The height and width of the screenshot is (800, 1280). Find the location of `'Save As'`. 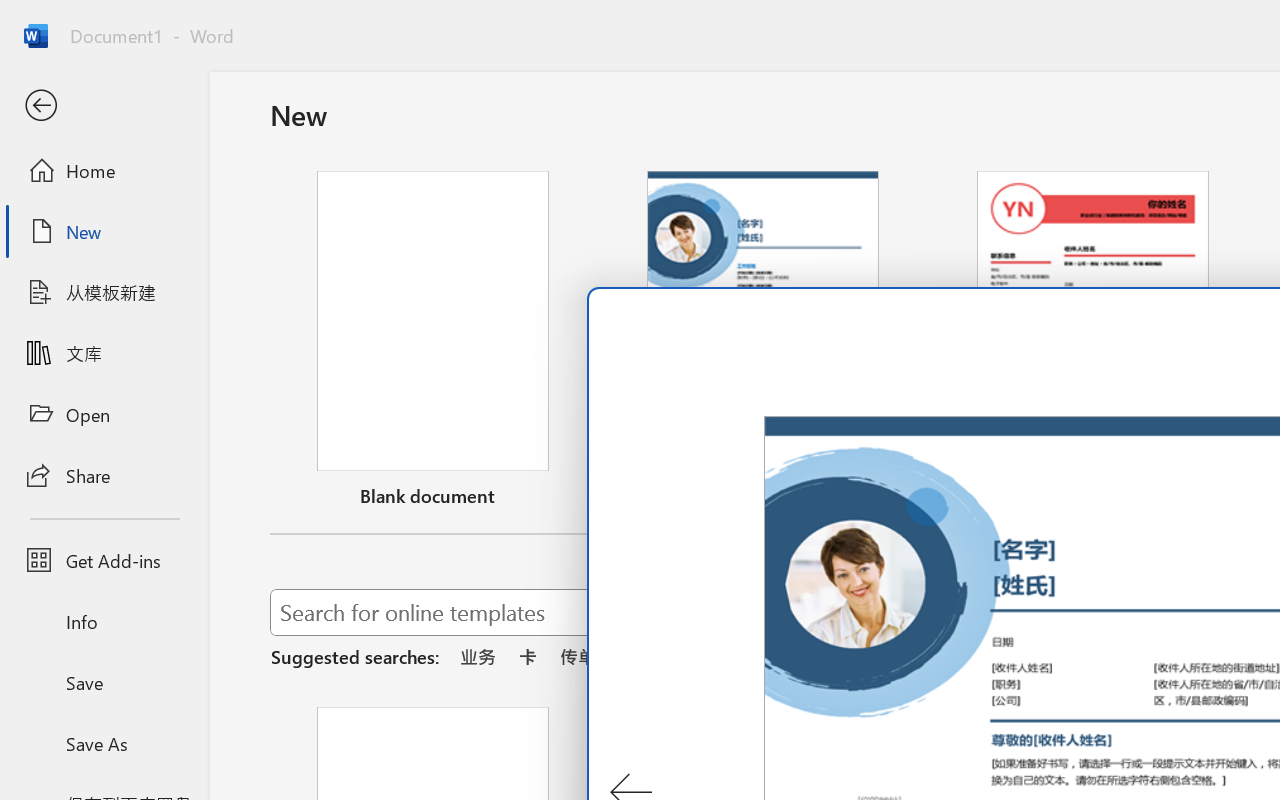

'Save As' is located at coordinates (103, 743).